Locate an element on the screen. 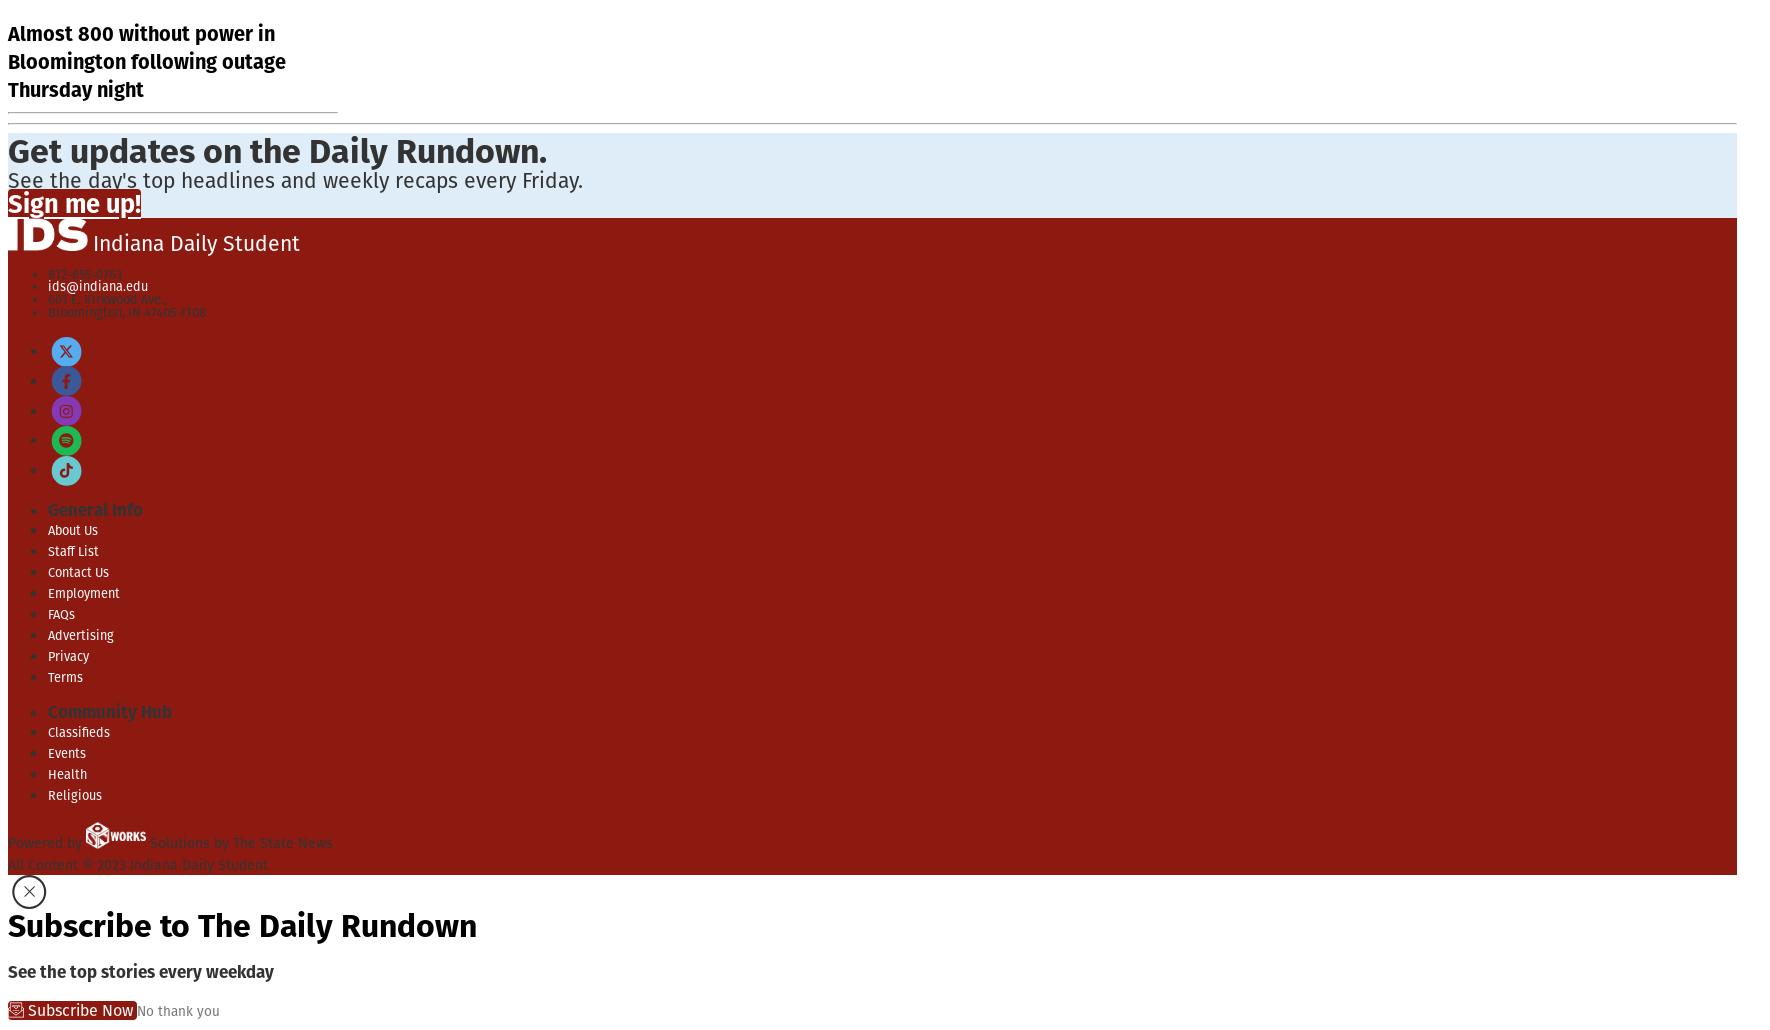 This screenshot has height=1030, width=1770. 'Get updates on the Daily Rundown.' is located at coordinates (277, 150).